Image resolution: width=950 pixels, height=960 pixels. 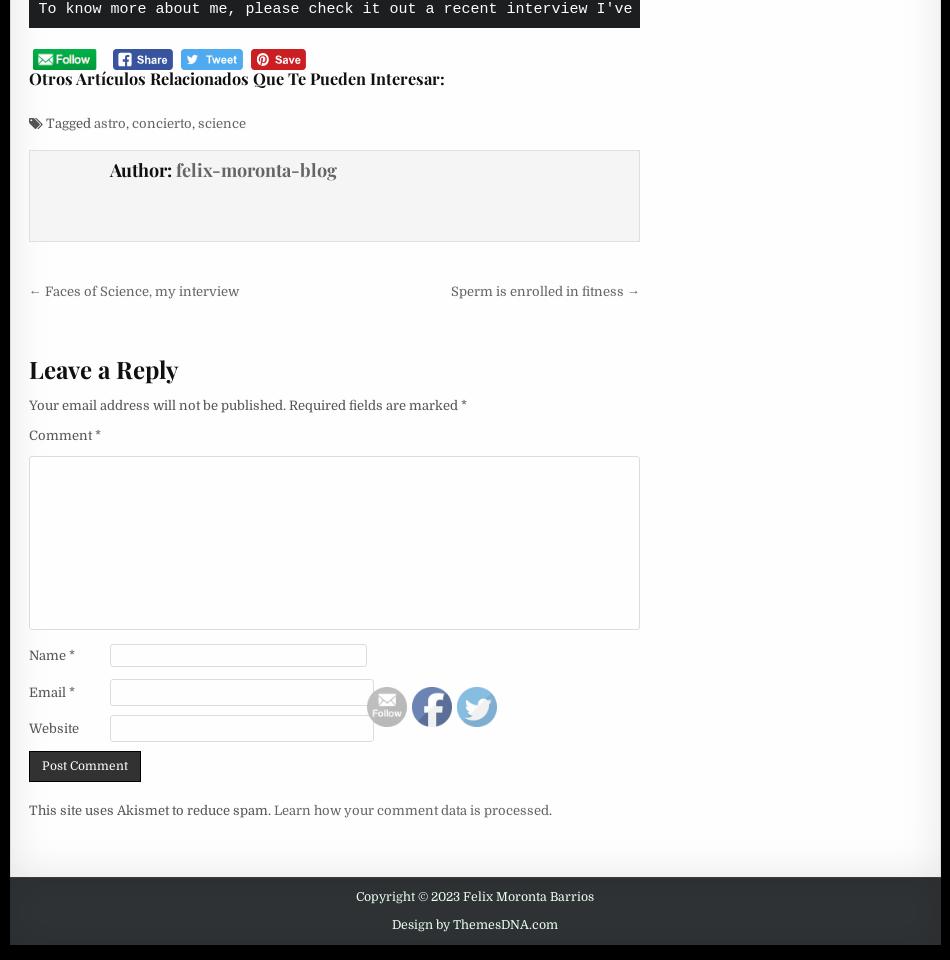 I want to click on 'Your email address will not be published.', so click(x=156, y=403).